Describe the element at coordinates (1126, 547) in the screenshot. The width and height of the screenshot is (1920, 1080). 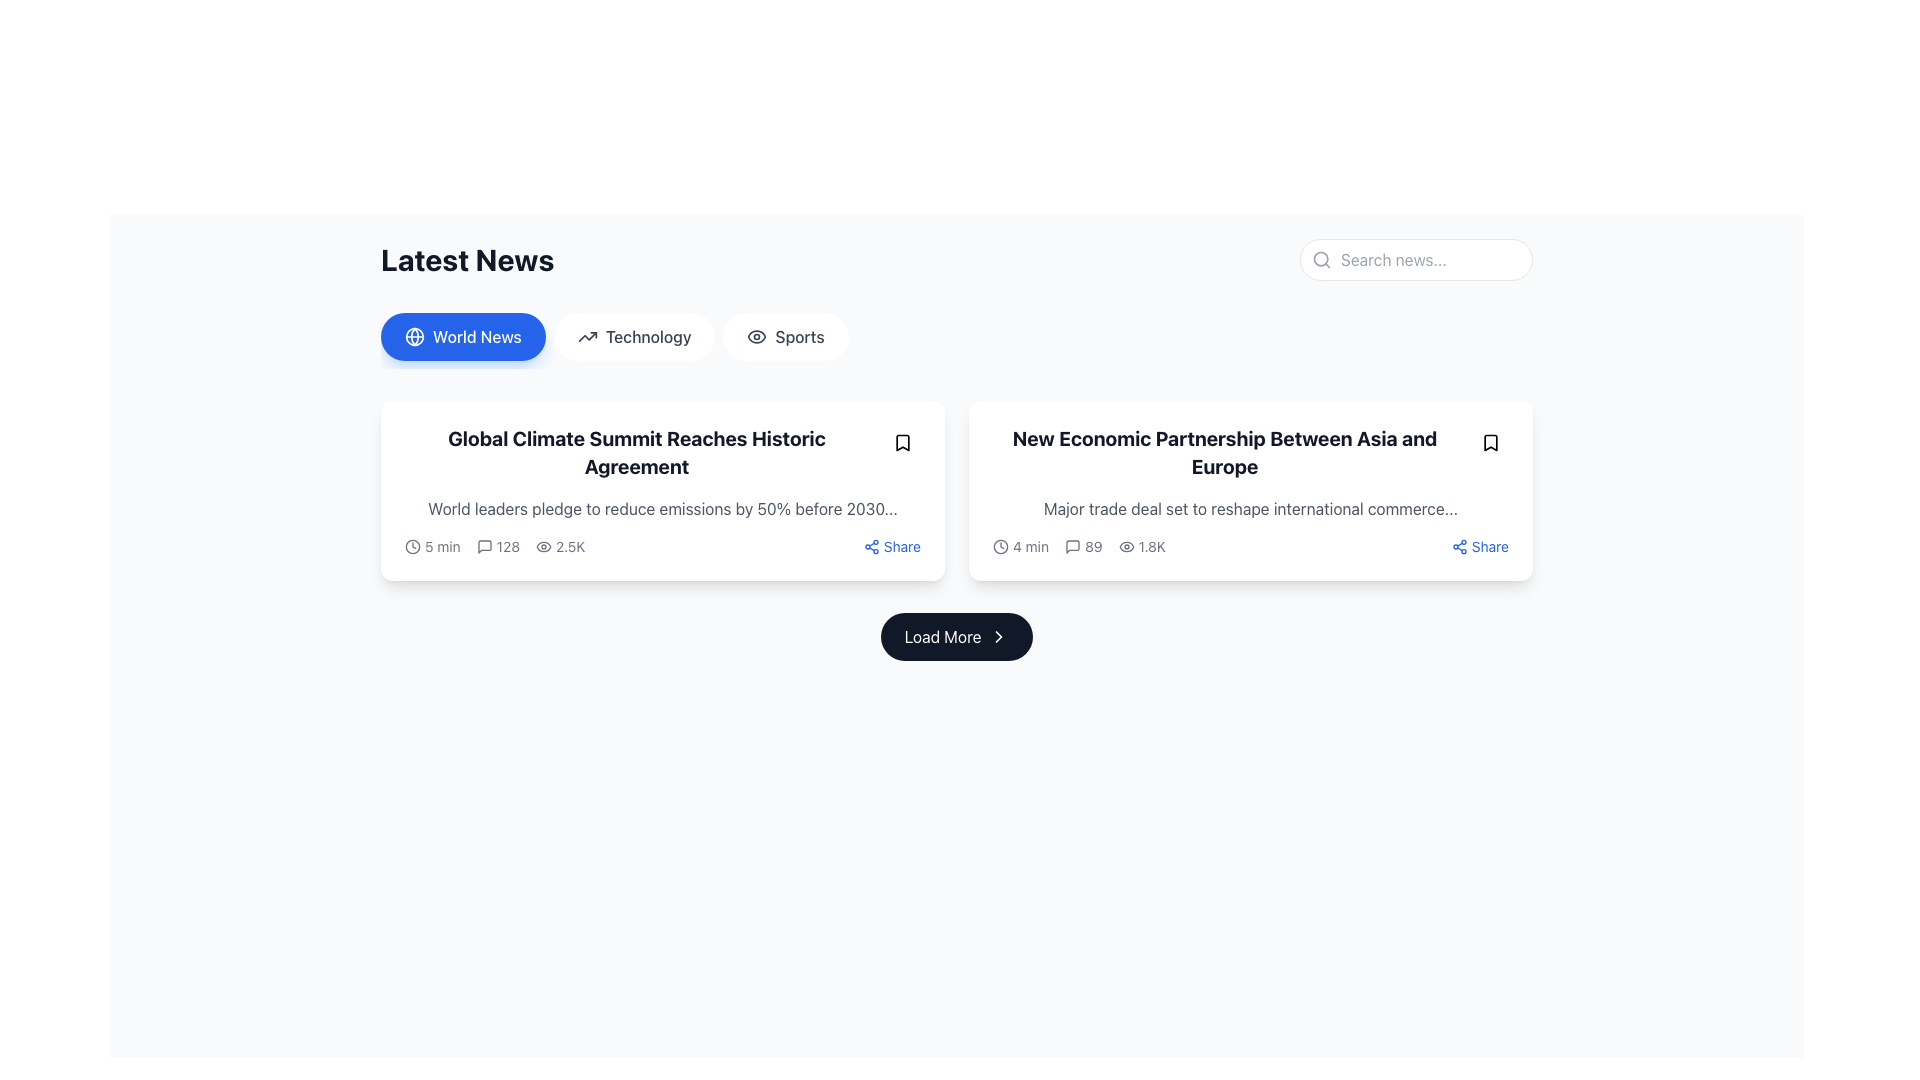
I see `the eye icon located to the left of the numeric text '1.8K' in the bottom-right part of the second card` at that location.